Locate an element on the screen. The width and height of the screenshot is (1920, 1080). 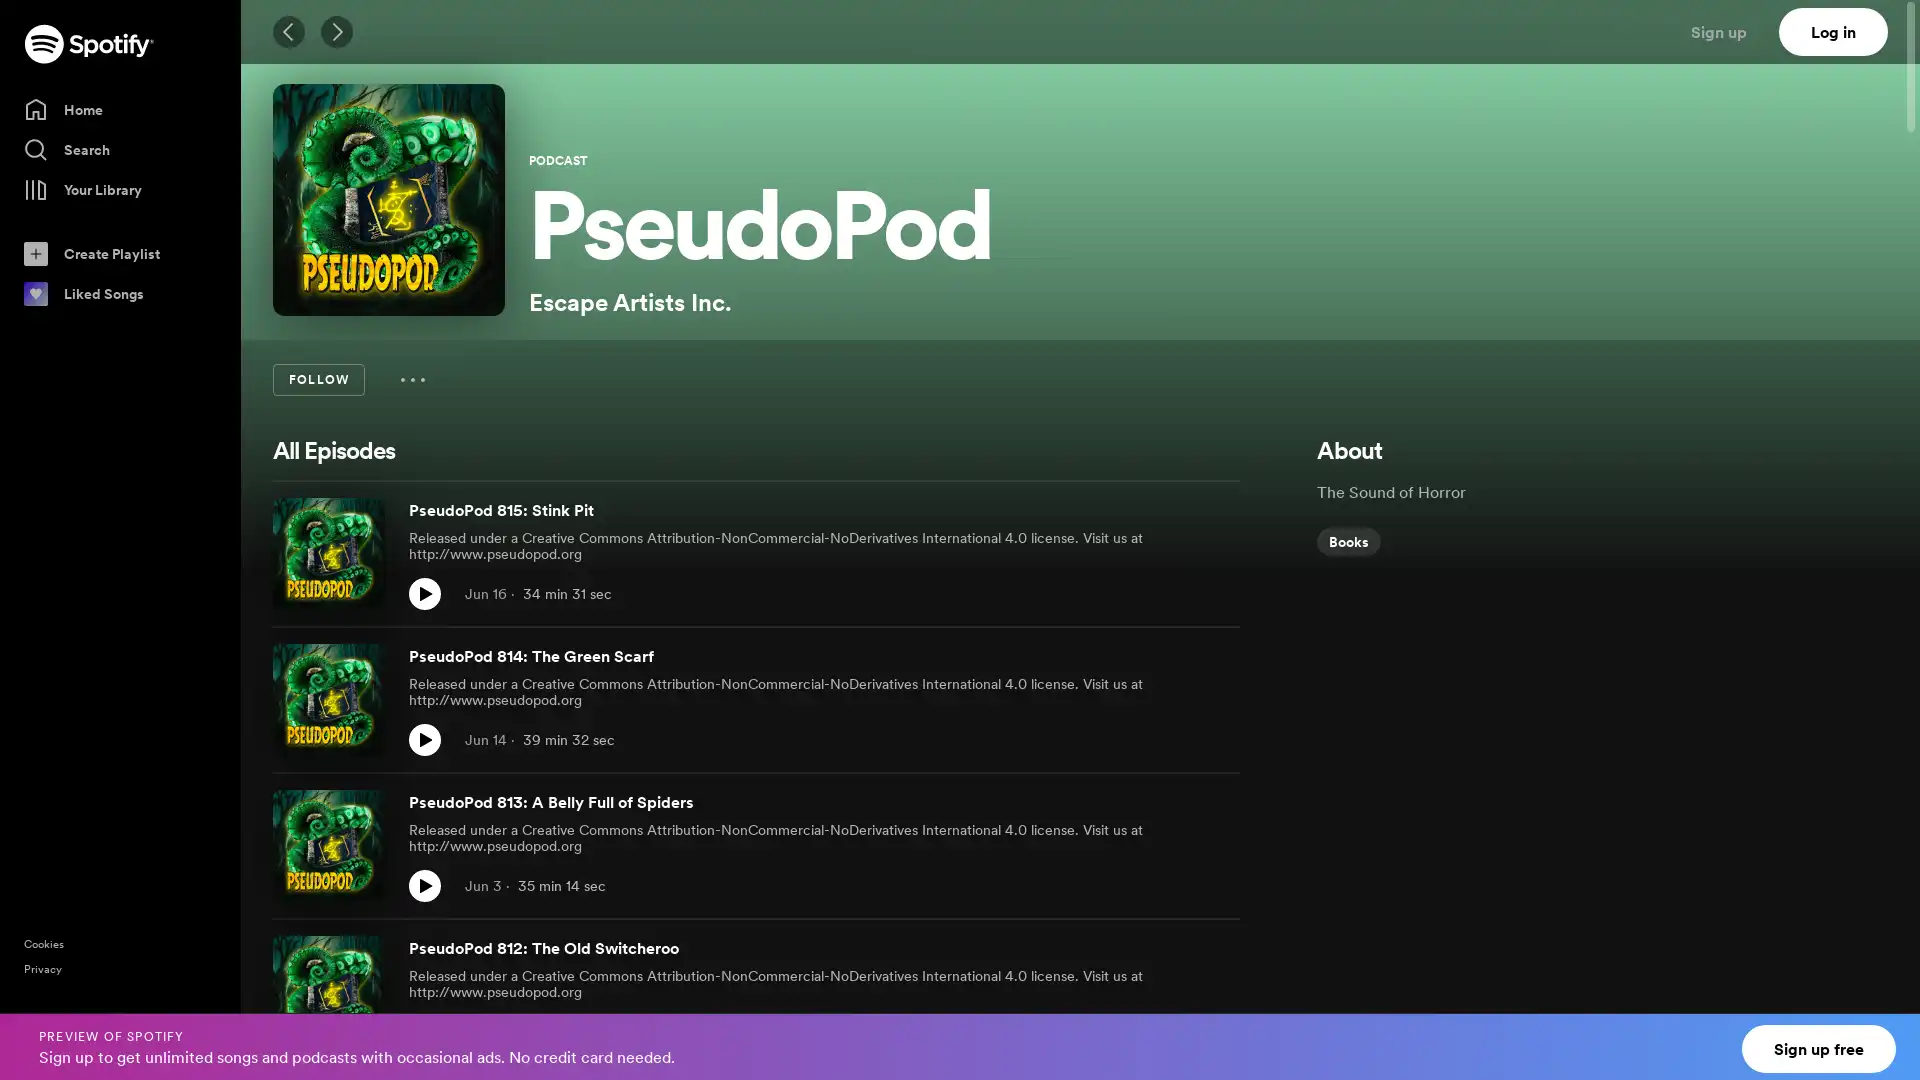
Share is located at coordinates (1180, 740).